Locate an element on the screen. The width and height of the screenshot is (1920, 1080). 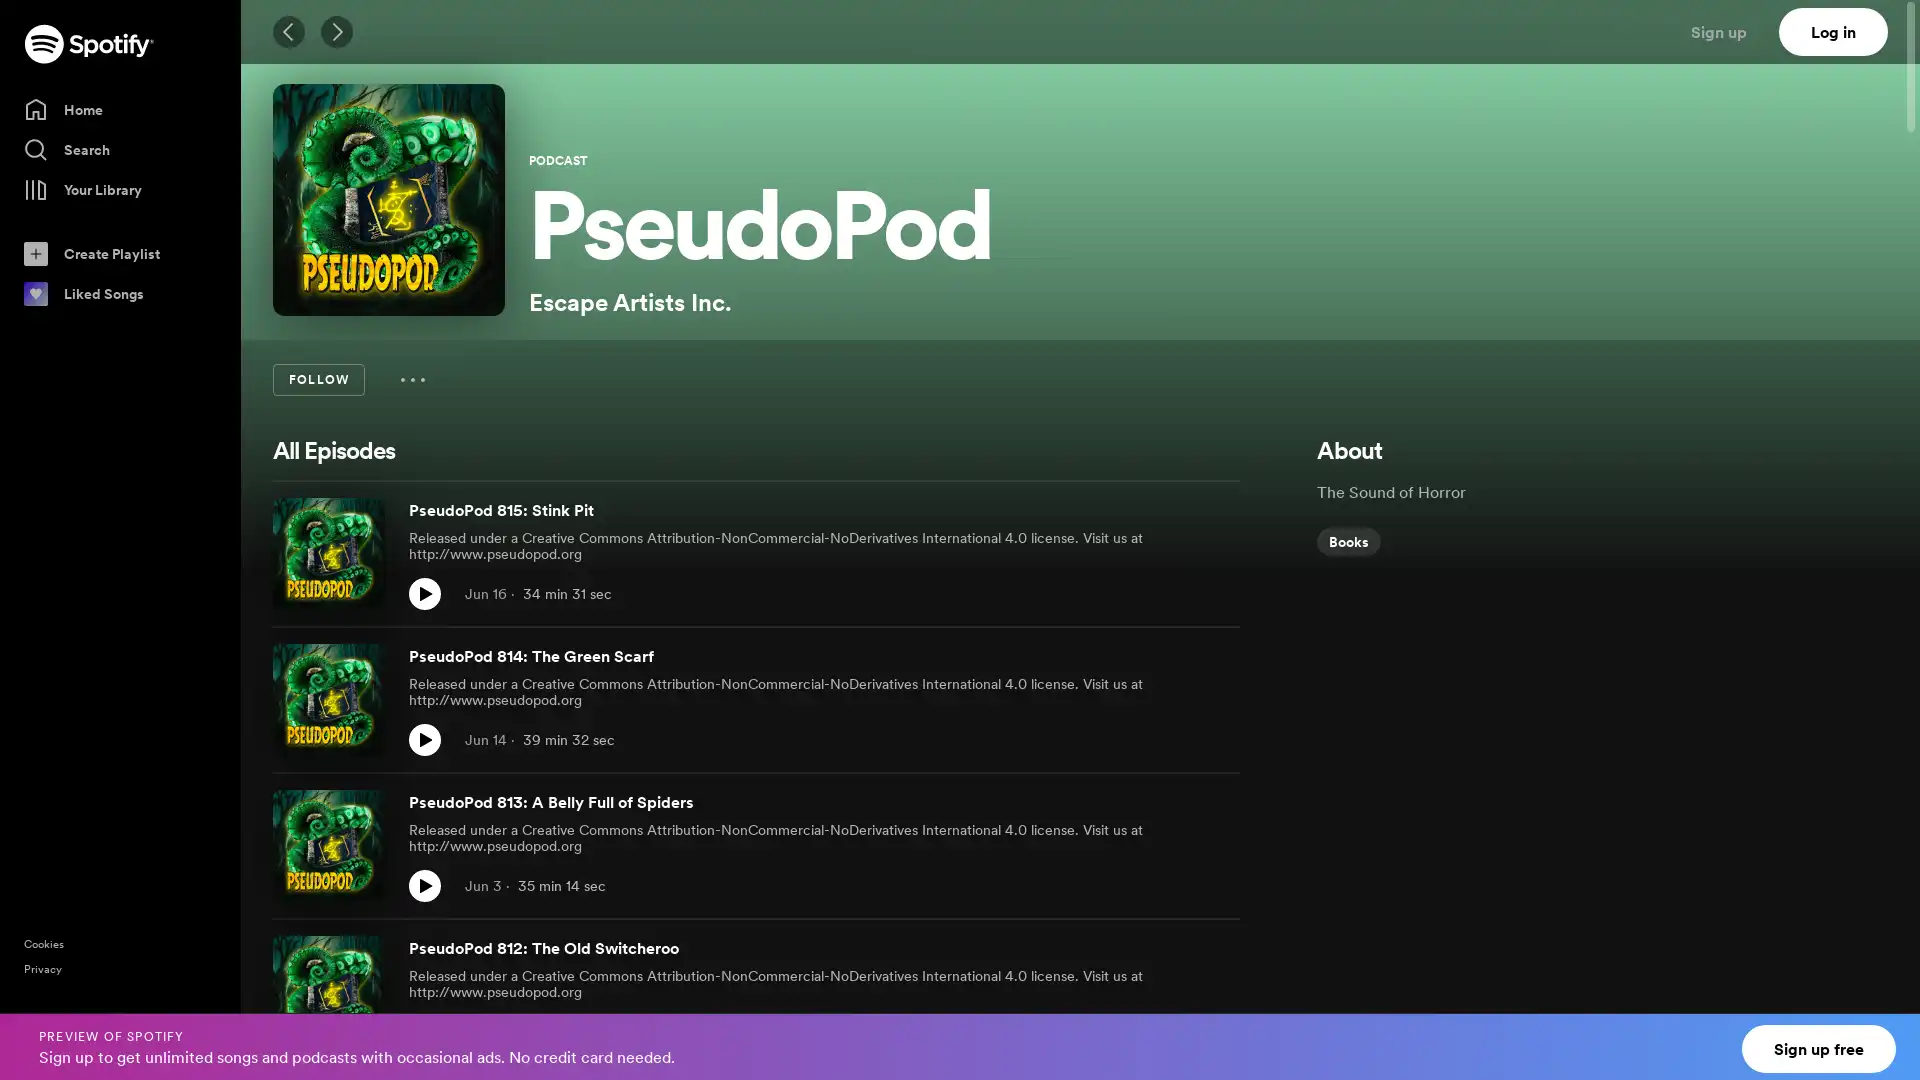
Share is located at coordinates (1180, 740).